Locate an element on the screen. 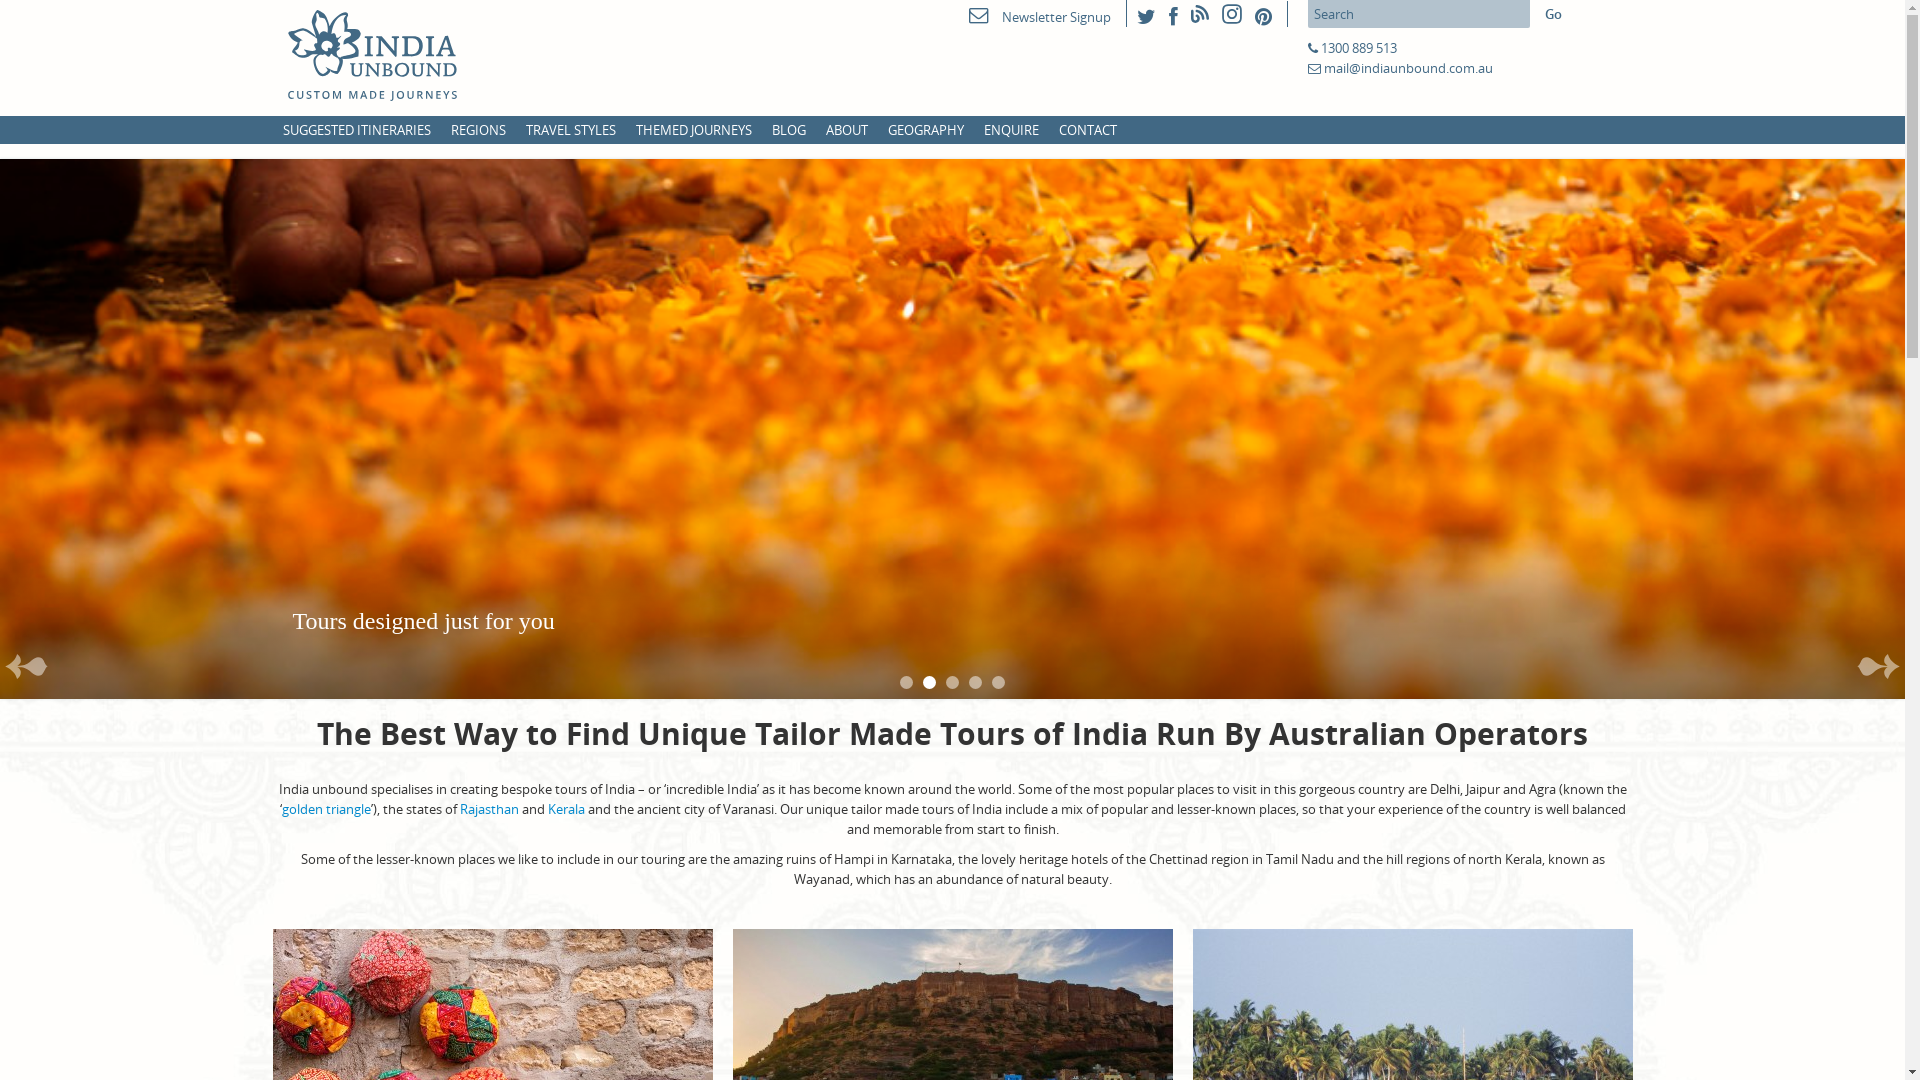  '2' is located at coordinates (928, 681).